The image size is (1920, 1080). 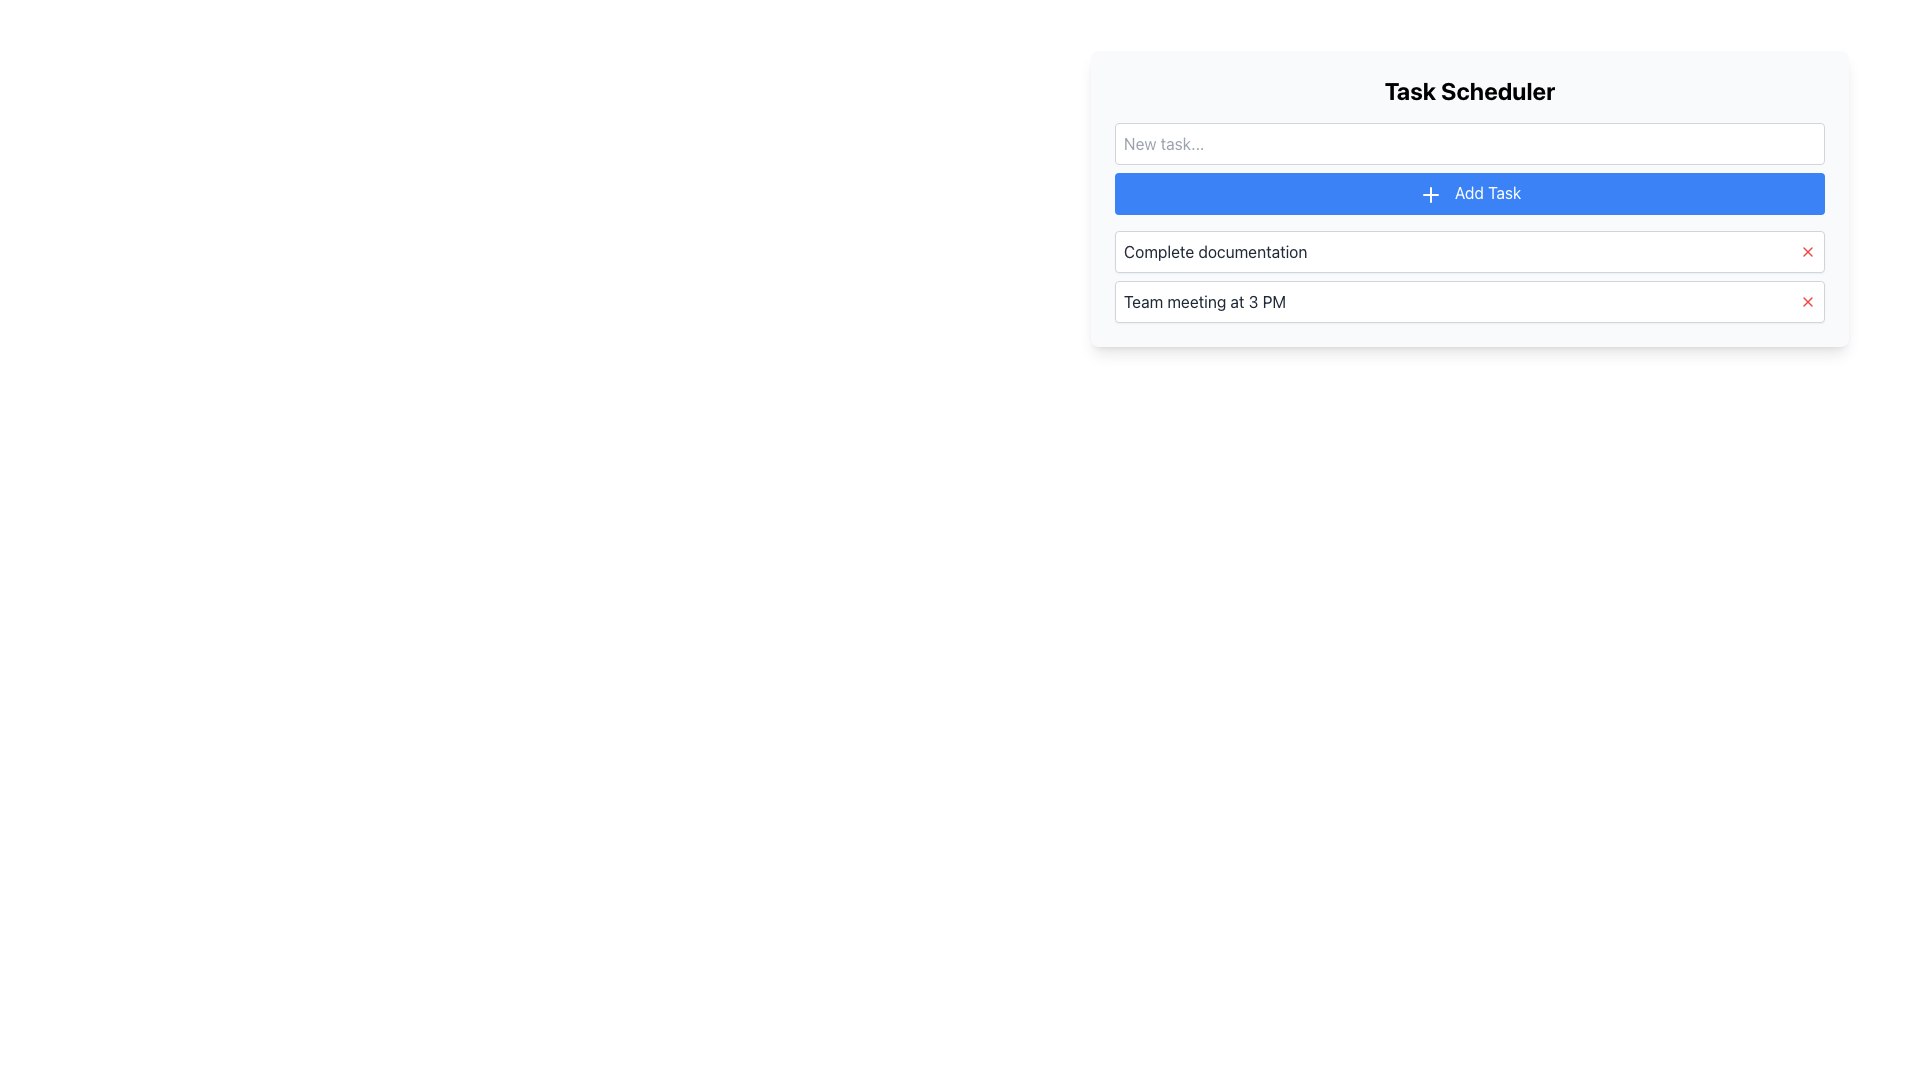 What do you see at coordinates (1469, 300) in the screenshot?
I see `to select the second task in the task list, which reads 'Team meeting at 3 PM' and has a red deletion icon on the right` at bounding box center [1469, 300].